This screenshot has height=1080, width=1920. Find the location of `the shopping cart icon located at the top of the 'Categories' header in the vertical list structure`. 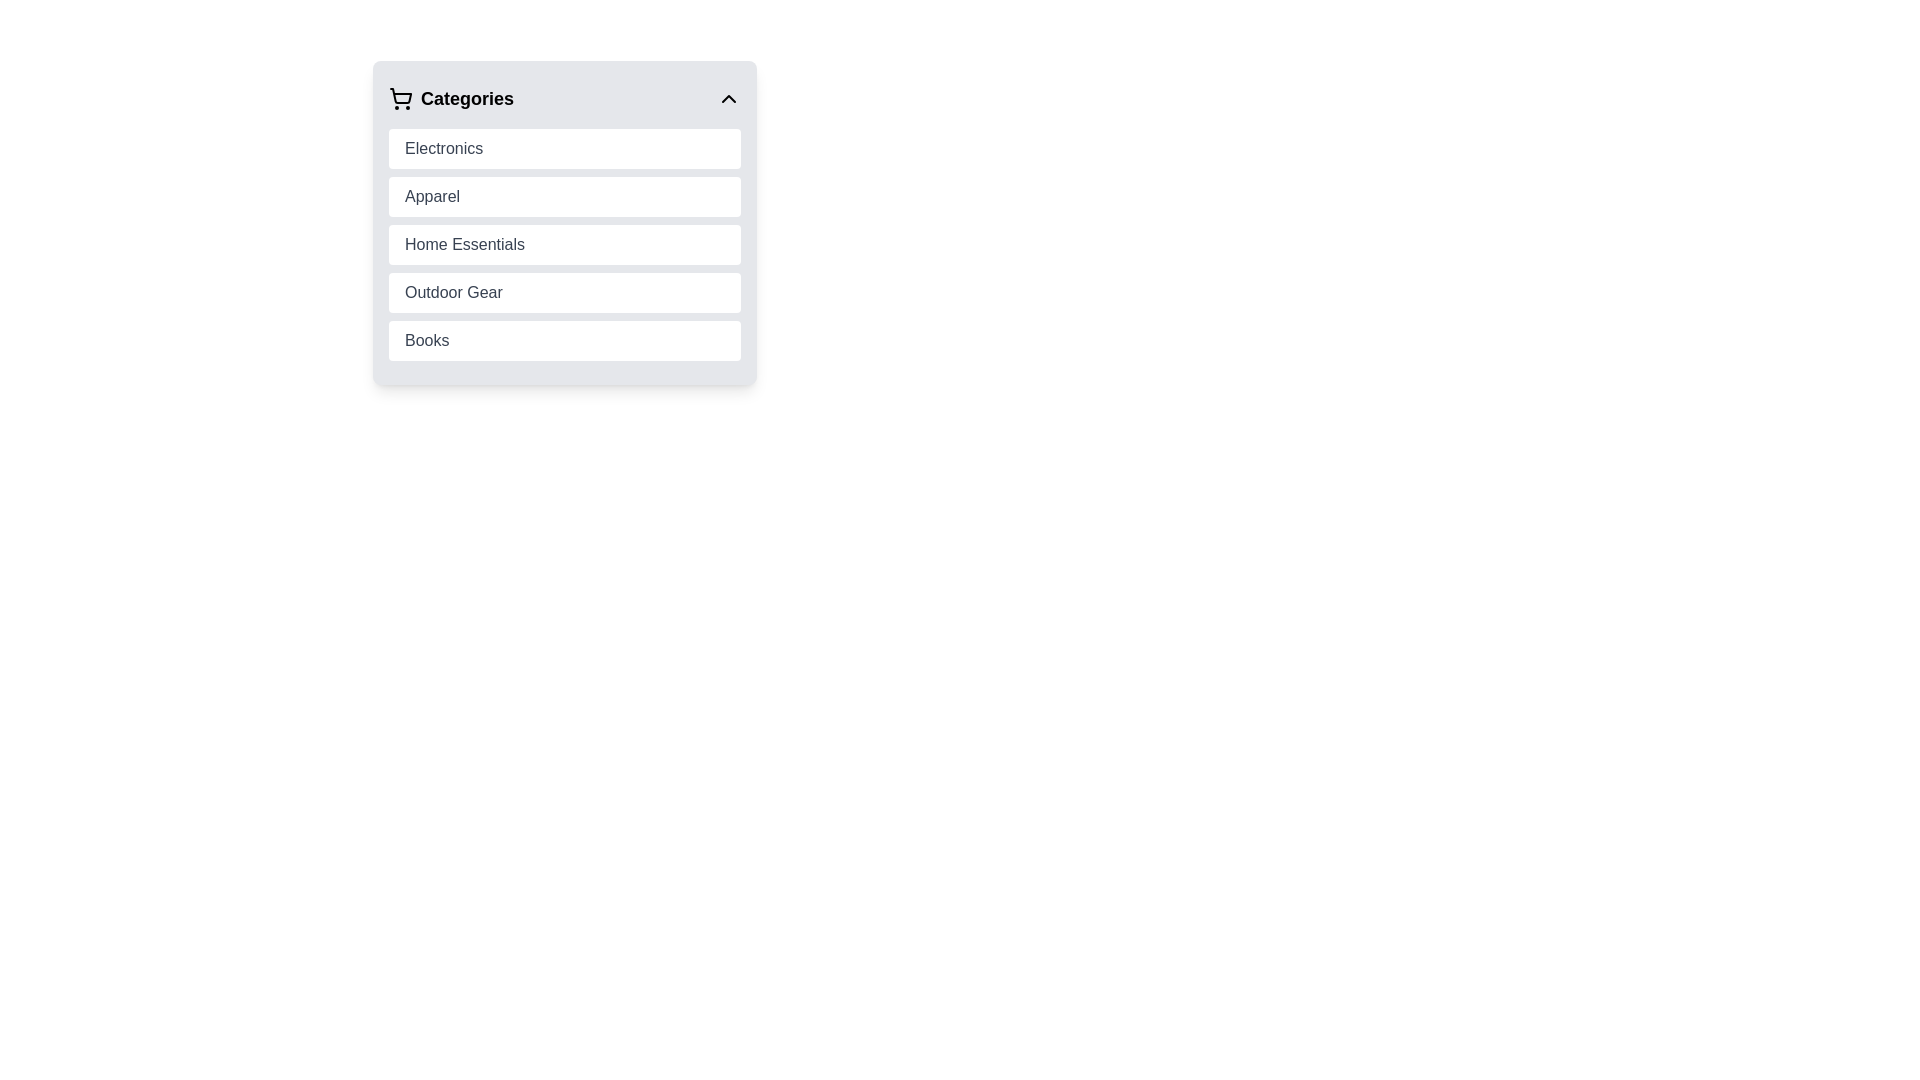

the shopping cart icon located at the top of the 'Categories' header in the vertical list structure is located at coordinates (400, 99).